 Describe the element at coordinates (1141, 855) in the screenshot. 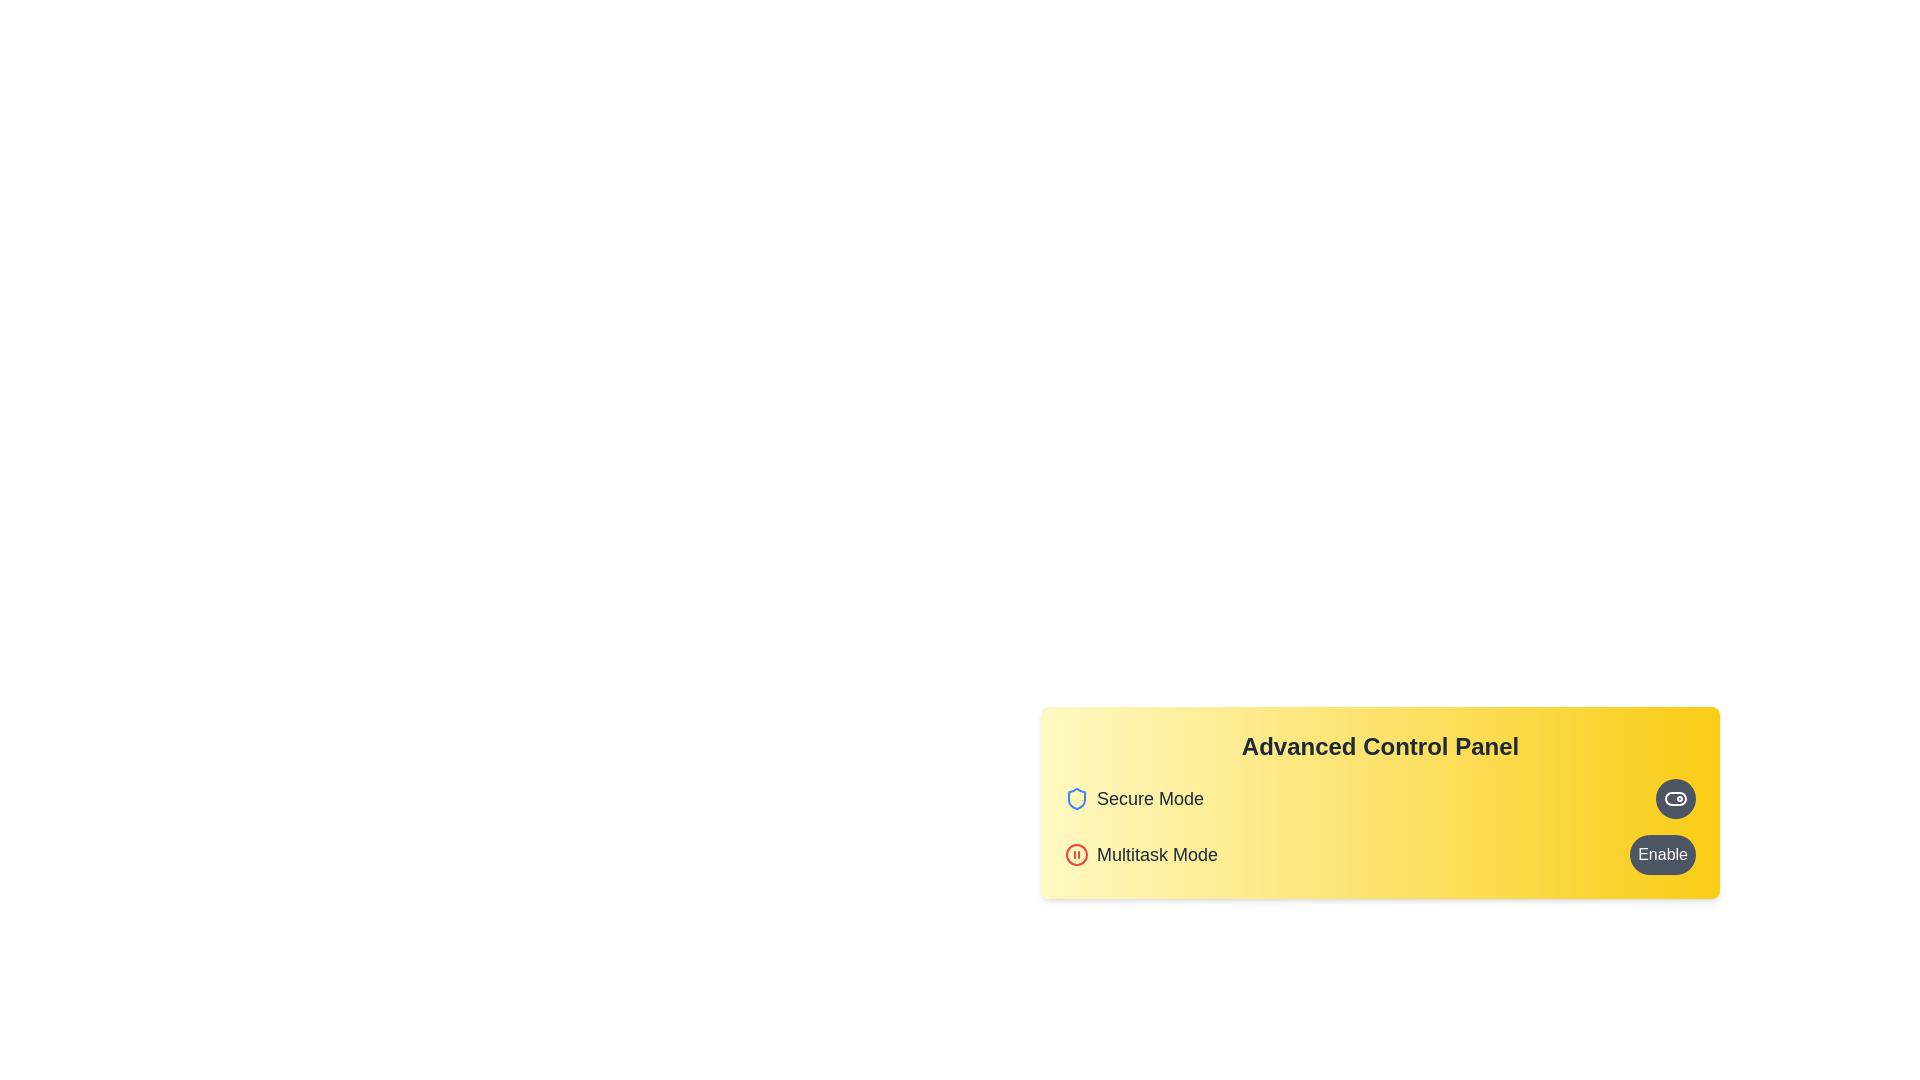

I see `the 'Multitask Mode' text label with icon, which is located in the lower-left area of the 'Advanced Control Panel', following the 'Secure Mode' label` at that location.